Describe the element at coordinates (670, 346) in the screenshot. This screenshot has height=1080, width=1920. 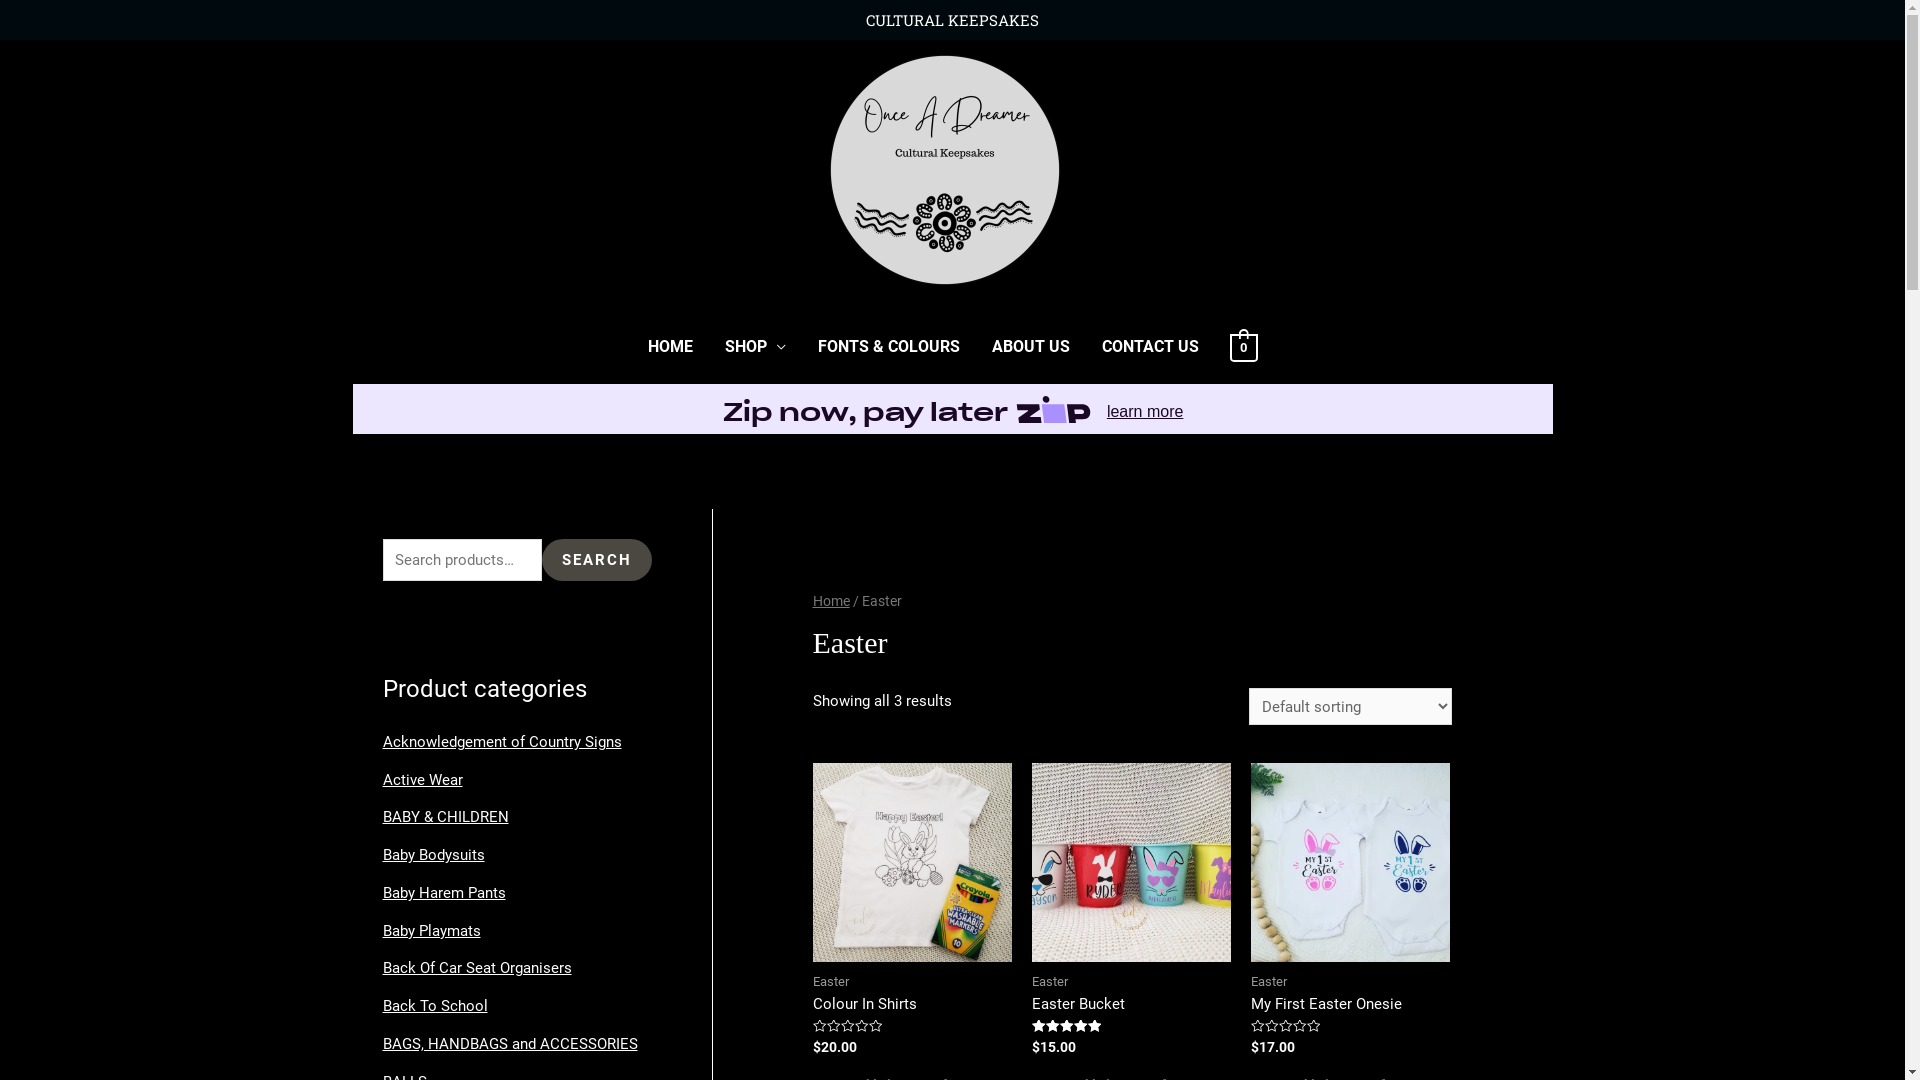
I see `'HOME'` at that location.